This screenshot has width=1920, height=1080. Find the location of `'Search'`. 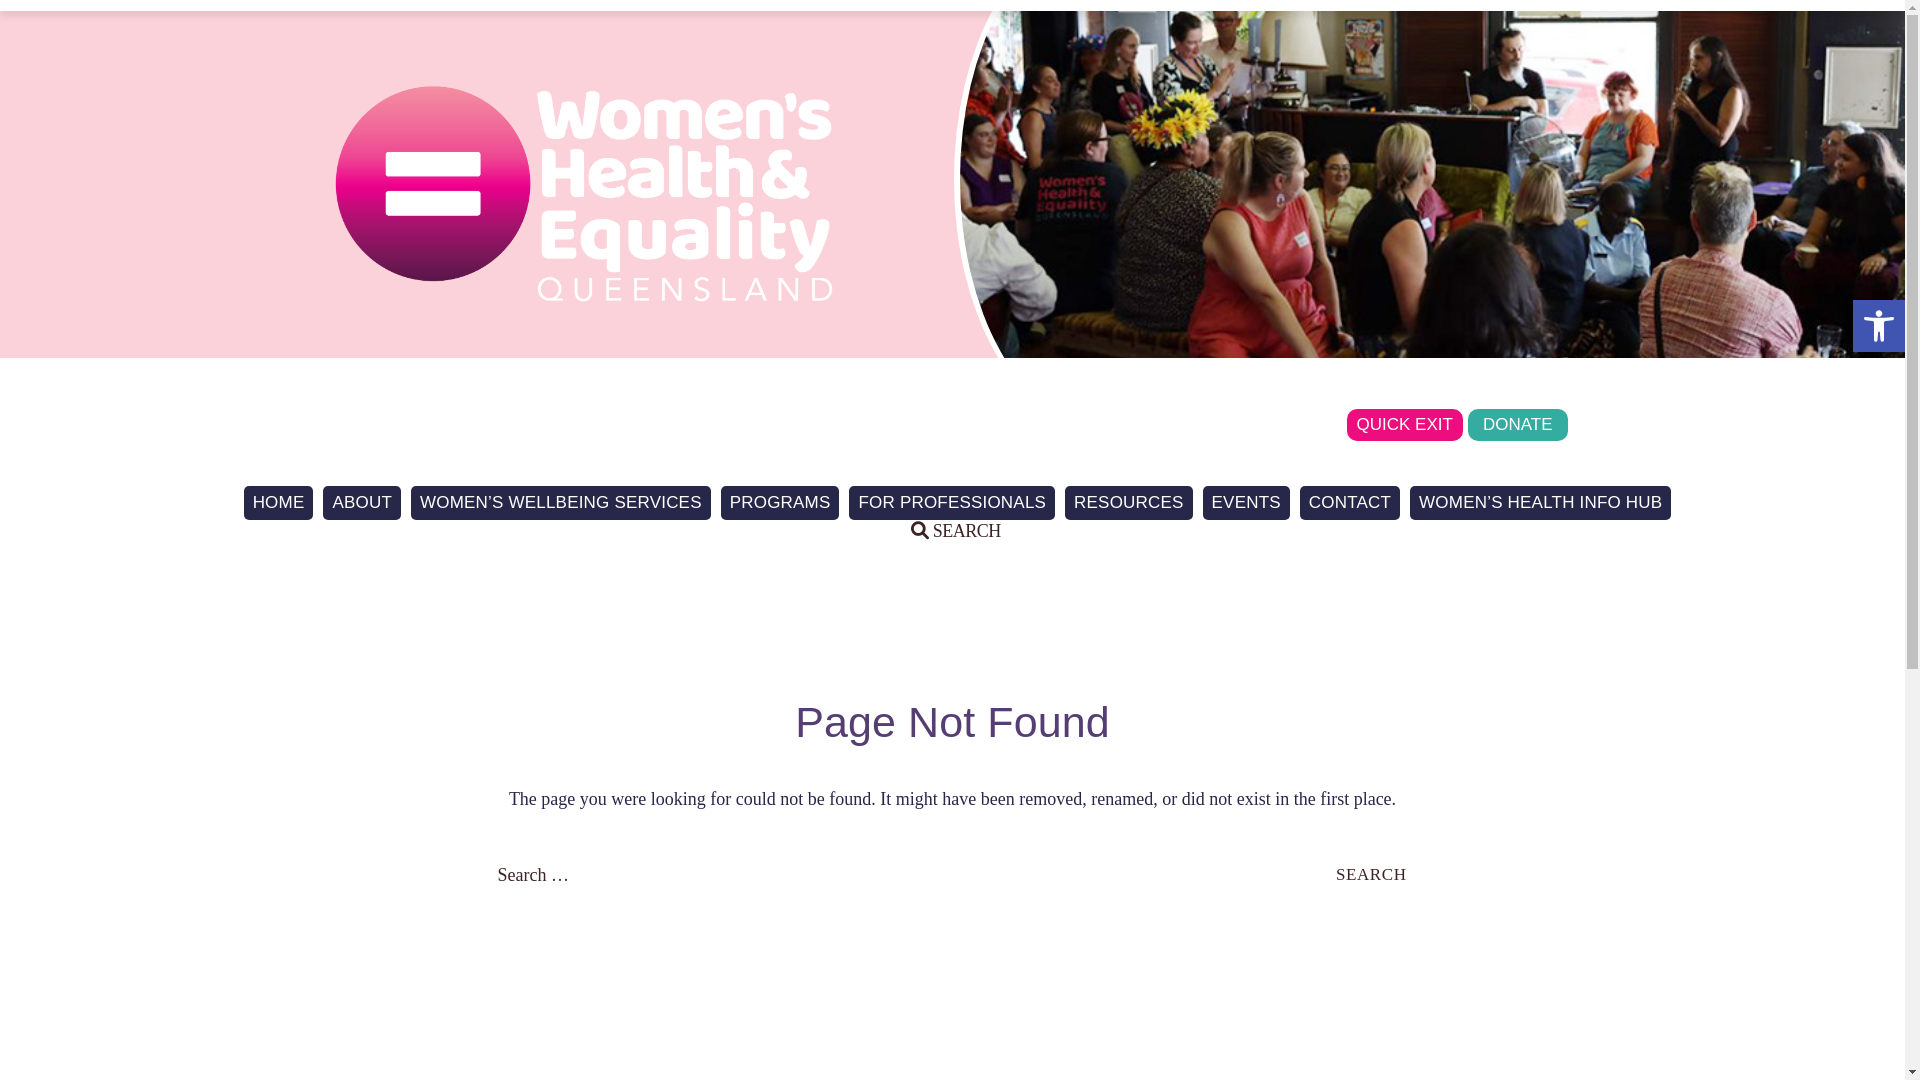

'Search' is located at coordinates (1370, 873).